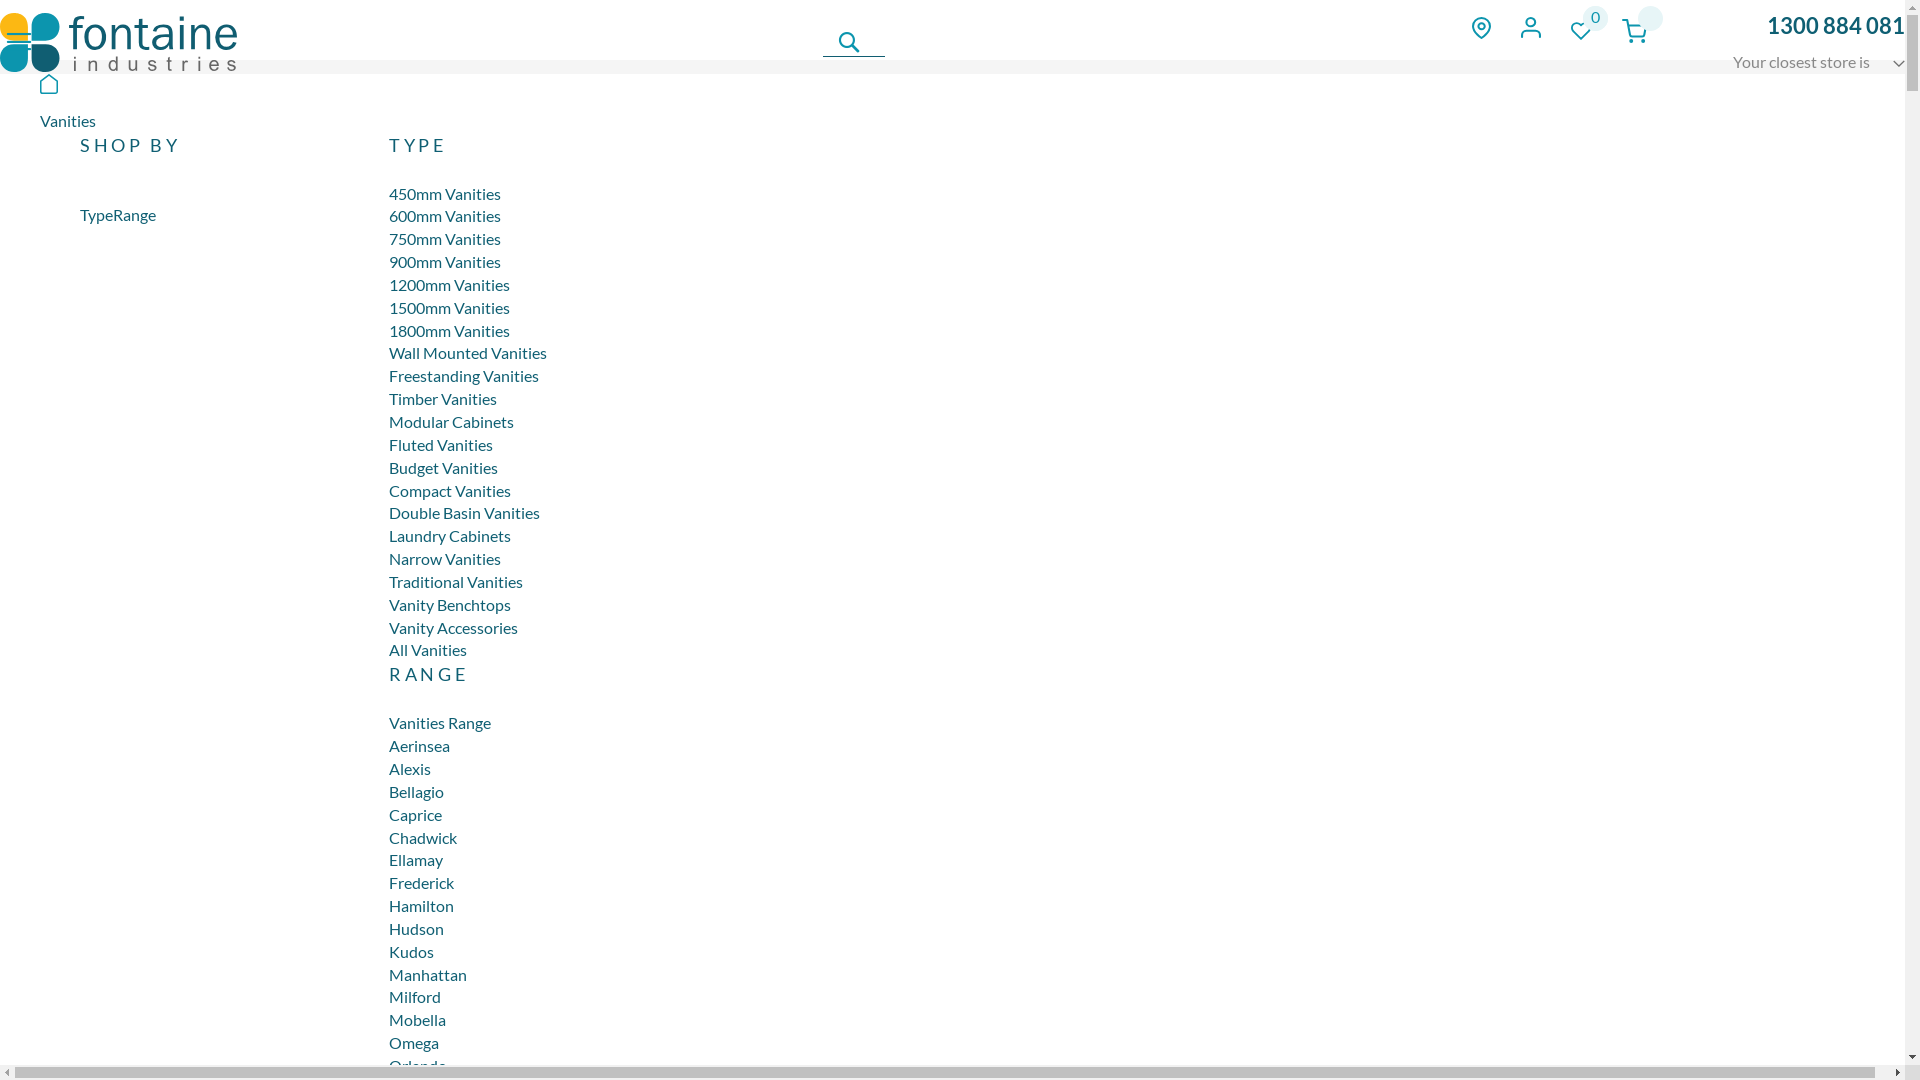 Image resolution: width=1920 pixels, height=1080 pixels. What do you see at coordinates (388, 722) in the screenshot?
I see `'Vanities Range'` at bounding box center [388, 722].